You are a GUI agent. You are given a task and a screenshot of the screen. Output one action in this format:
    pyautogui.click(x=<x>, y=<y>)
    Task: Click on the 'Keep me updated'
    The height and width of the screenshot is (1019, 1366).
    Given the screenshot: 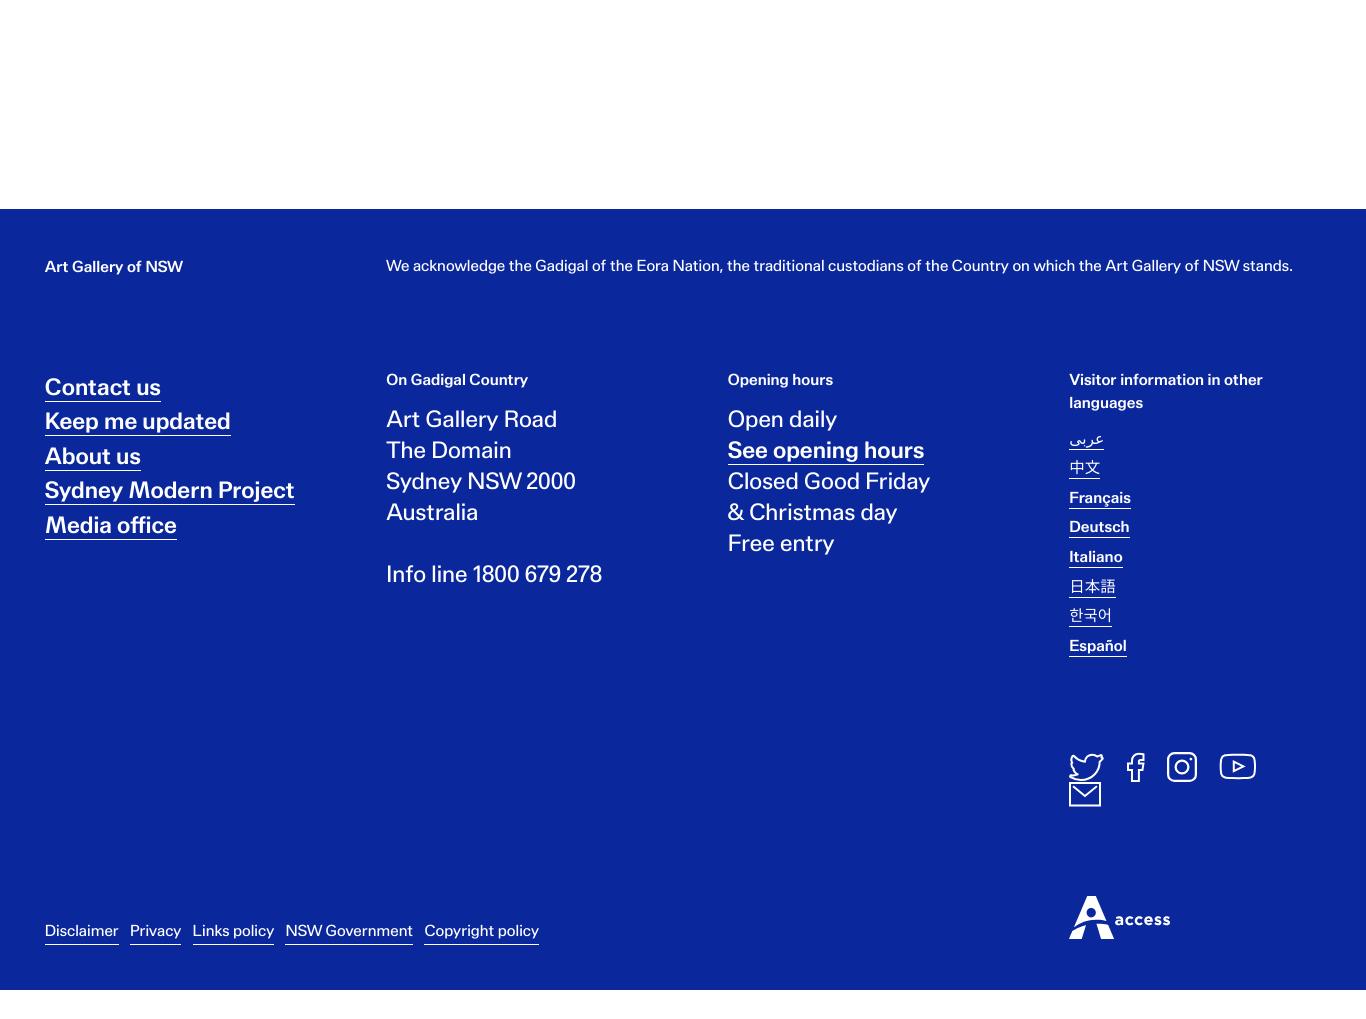 What is the action you would take?
    pyautogui.click(x=136, y=437)
    